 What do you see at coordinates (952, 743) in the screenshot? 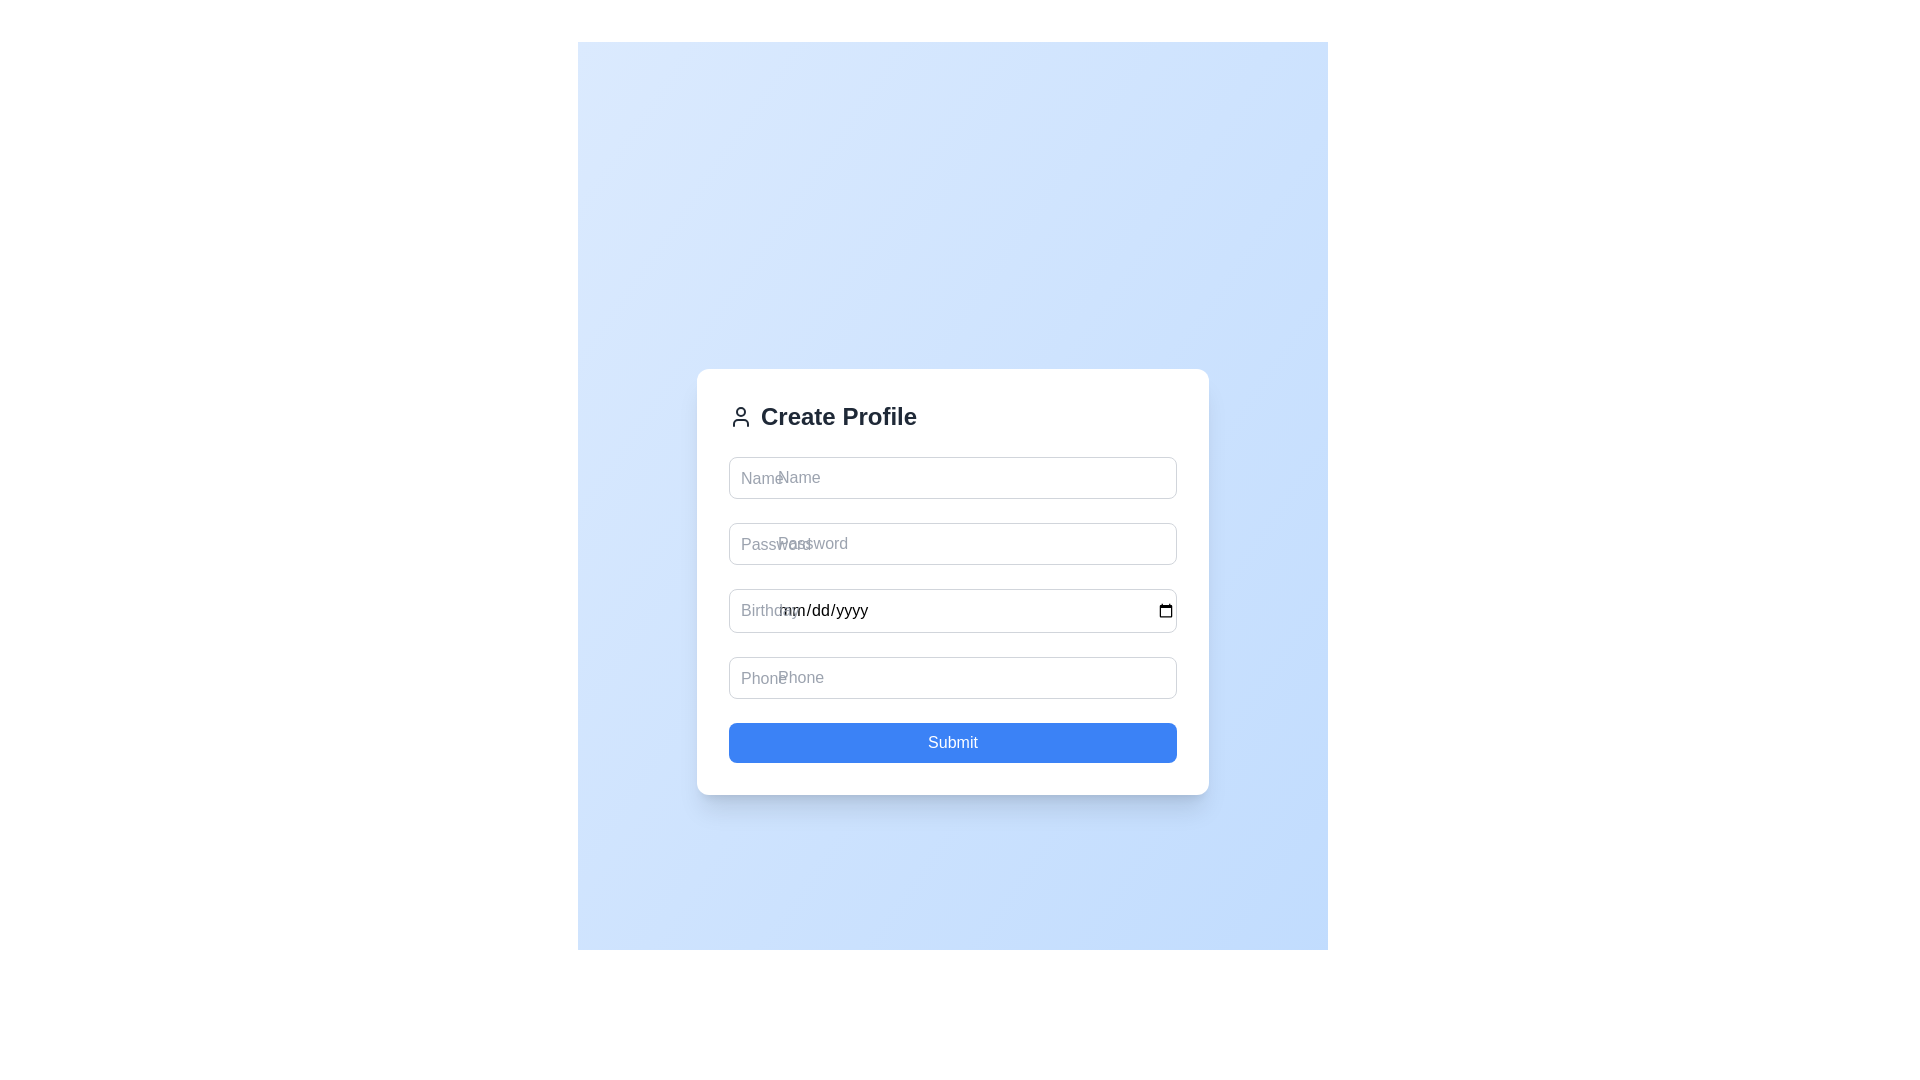
I see `the 'Submit' button with a blue background and white text located at the bottom of the 'Create Profile' form` at bounding box center [952, 743].